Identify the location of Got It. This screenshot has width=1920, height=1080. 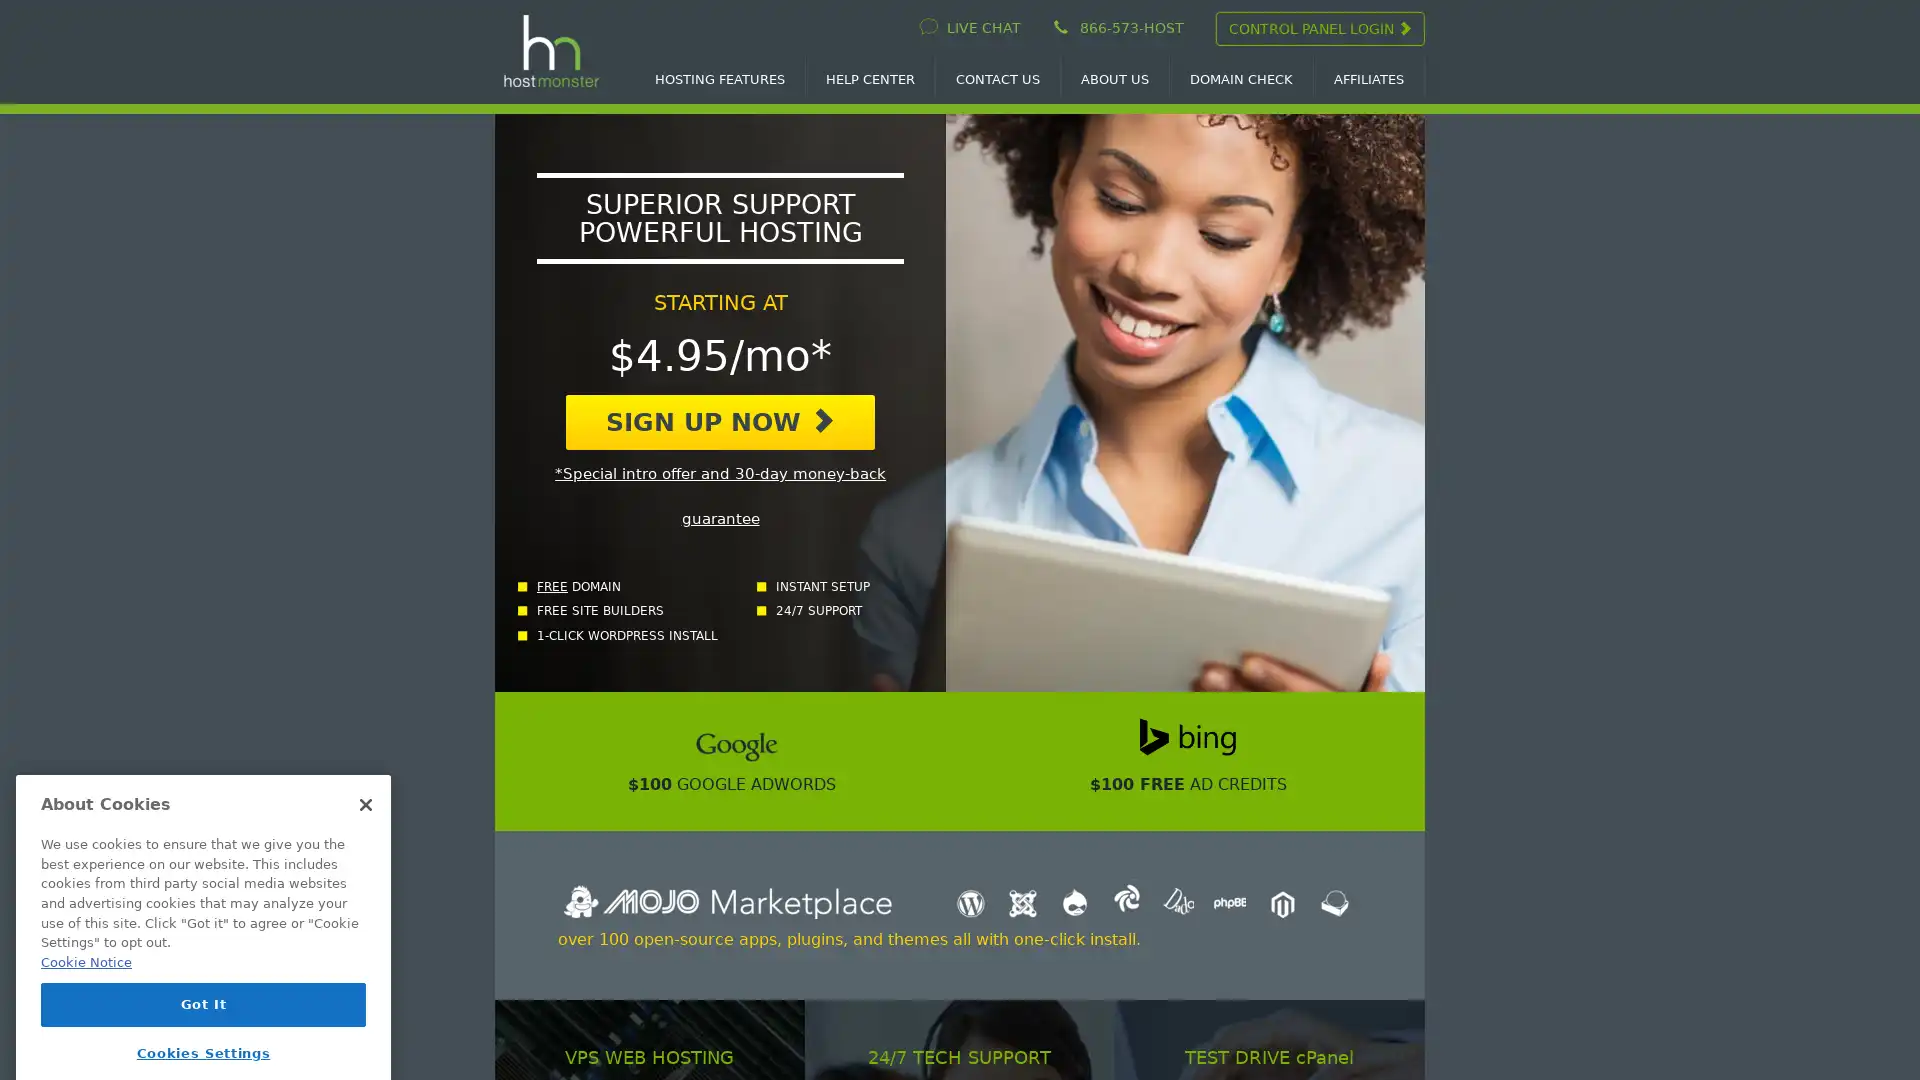
(203, 962).